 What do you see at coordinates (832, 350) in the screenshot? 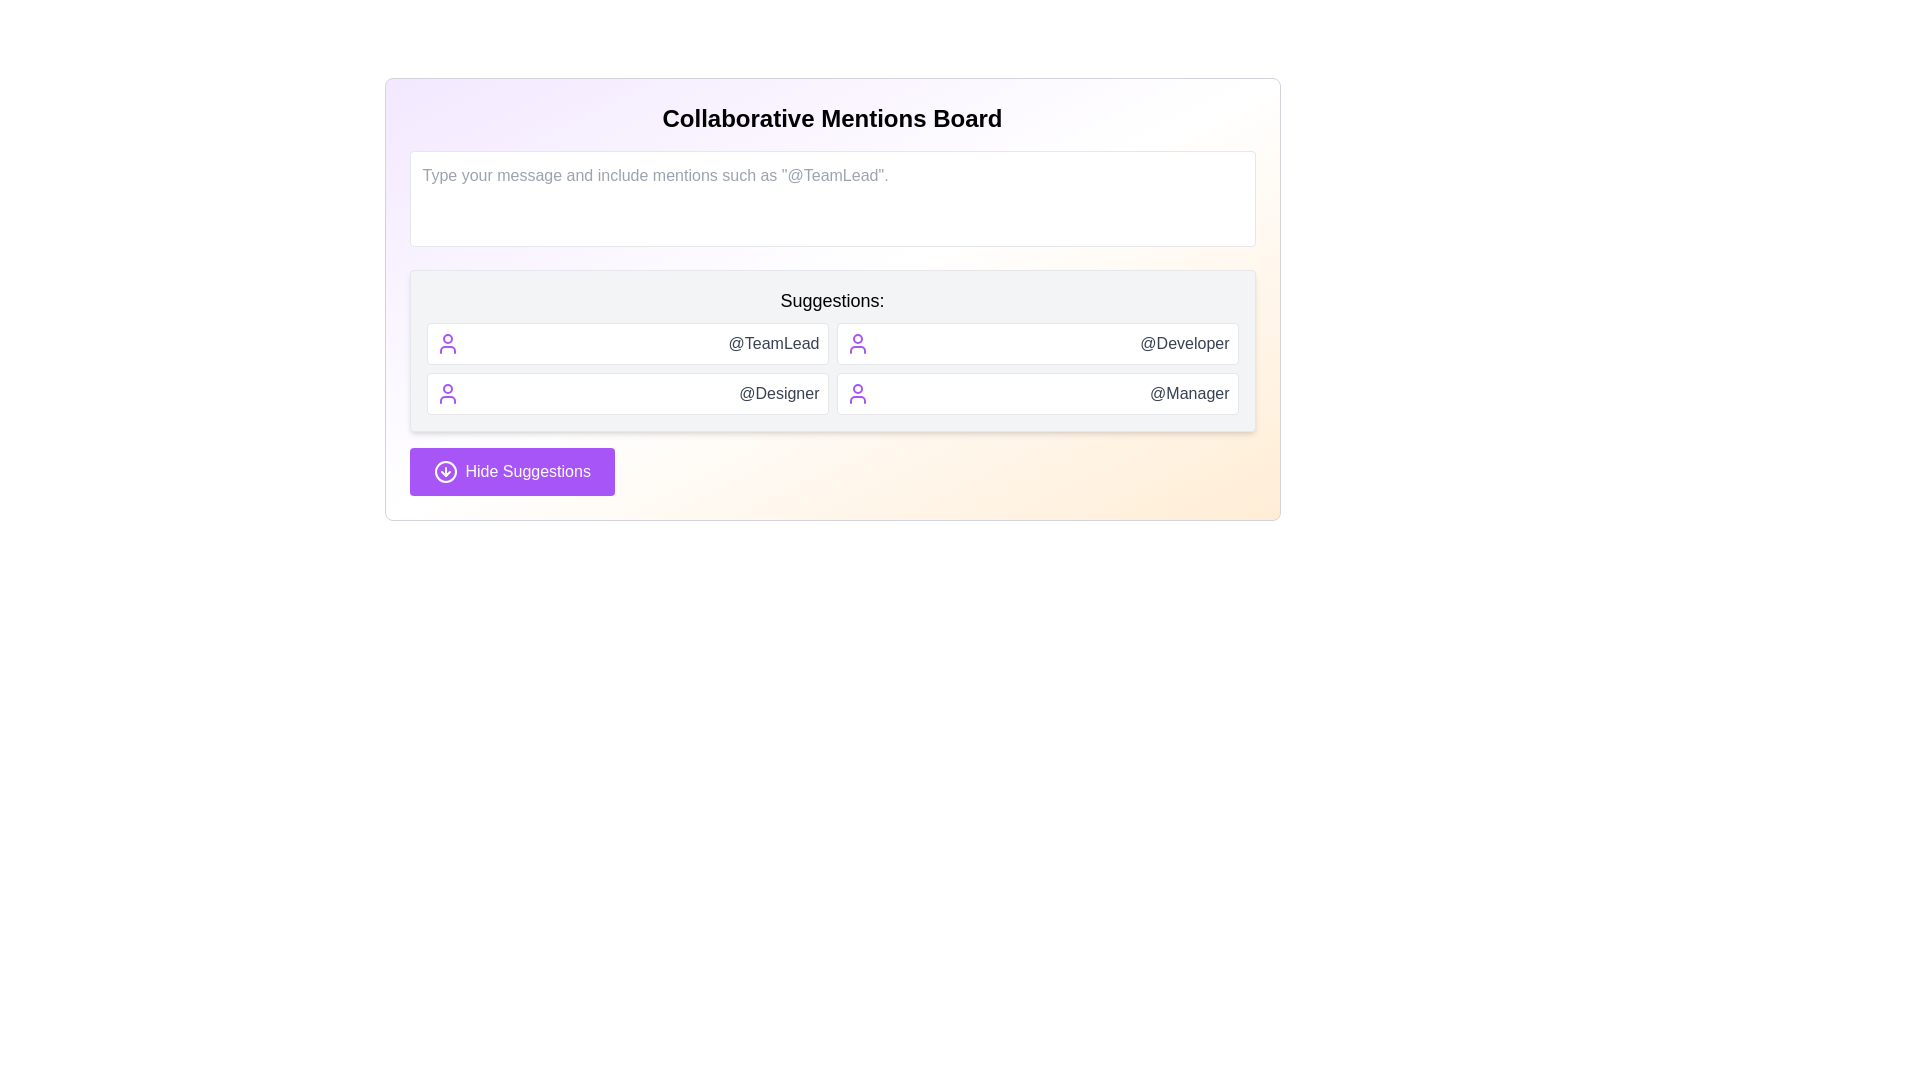
I see `the mention suggestions in the Suggestion box located in the Collaborative Mentions Board, which displays user recommendation tags such as '@TeamLead', '@Developer', '@Designer', and '@Manager'` at bounding box center [832, 350].